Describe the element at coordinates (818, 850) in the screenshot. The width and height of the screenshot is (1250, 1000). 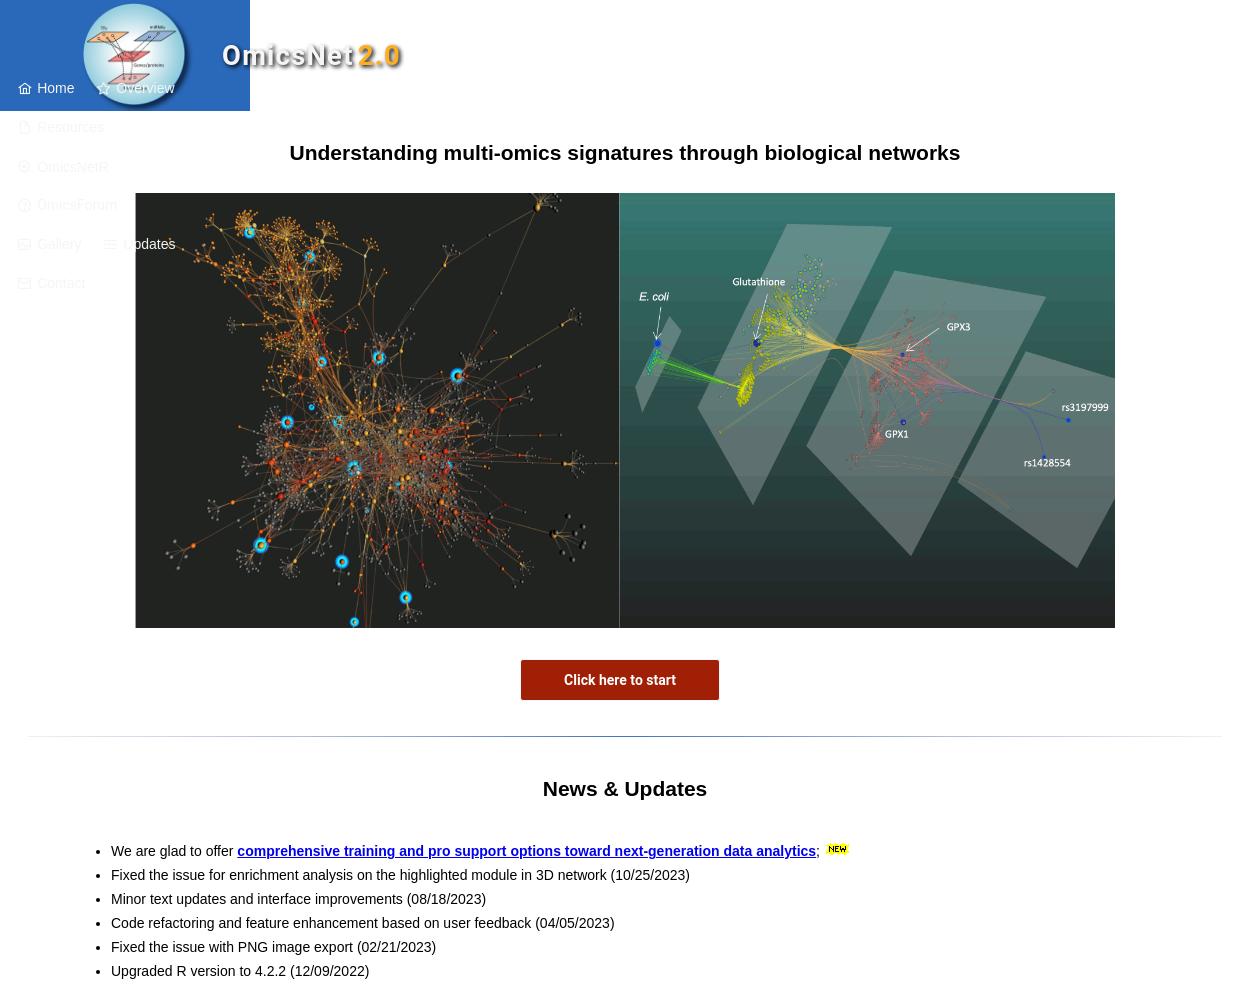
I see `';'` at that location.